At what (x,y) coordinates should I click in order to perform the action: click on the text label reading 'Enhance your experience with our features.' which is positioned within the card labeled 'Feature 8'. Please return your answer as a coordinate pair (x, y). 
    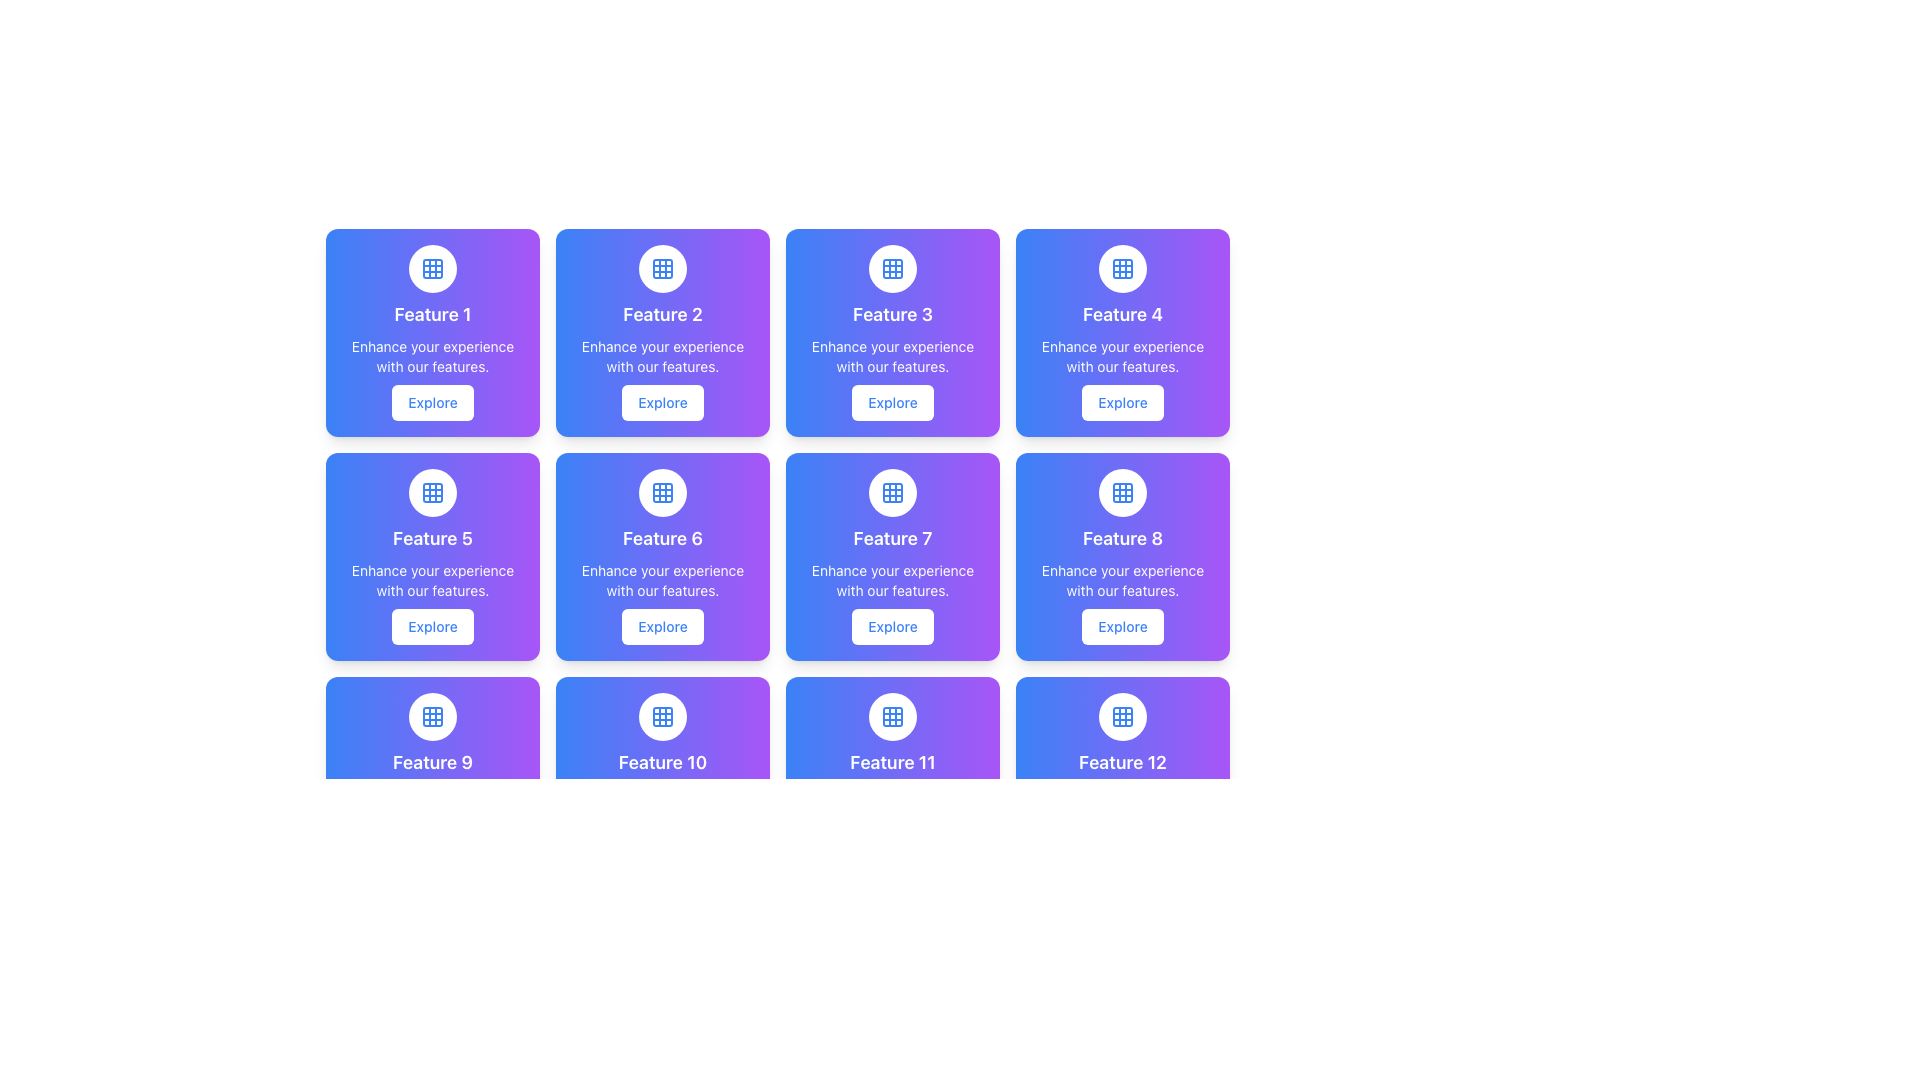
    Looking at the image, I should click on (1123, 581).